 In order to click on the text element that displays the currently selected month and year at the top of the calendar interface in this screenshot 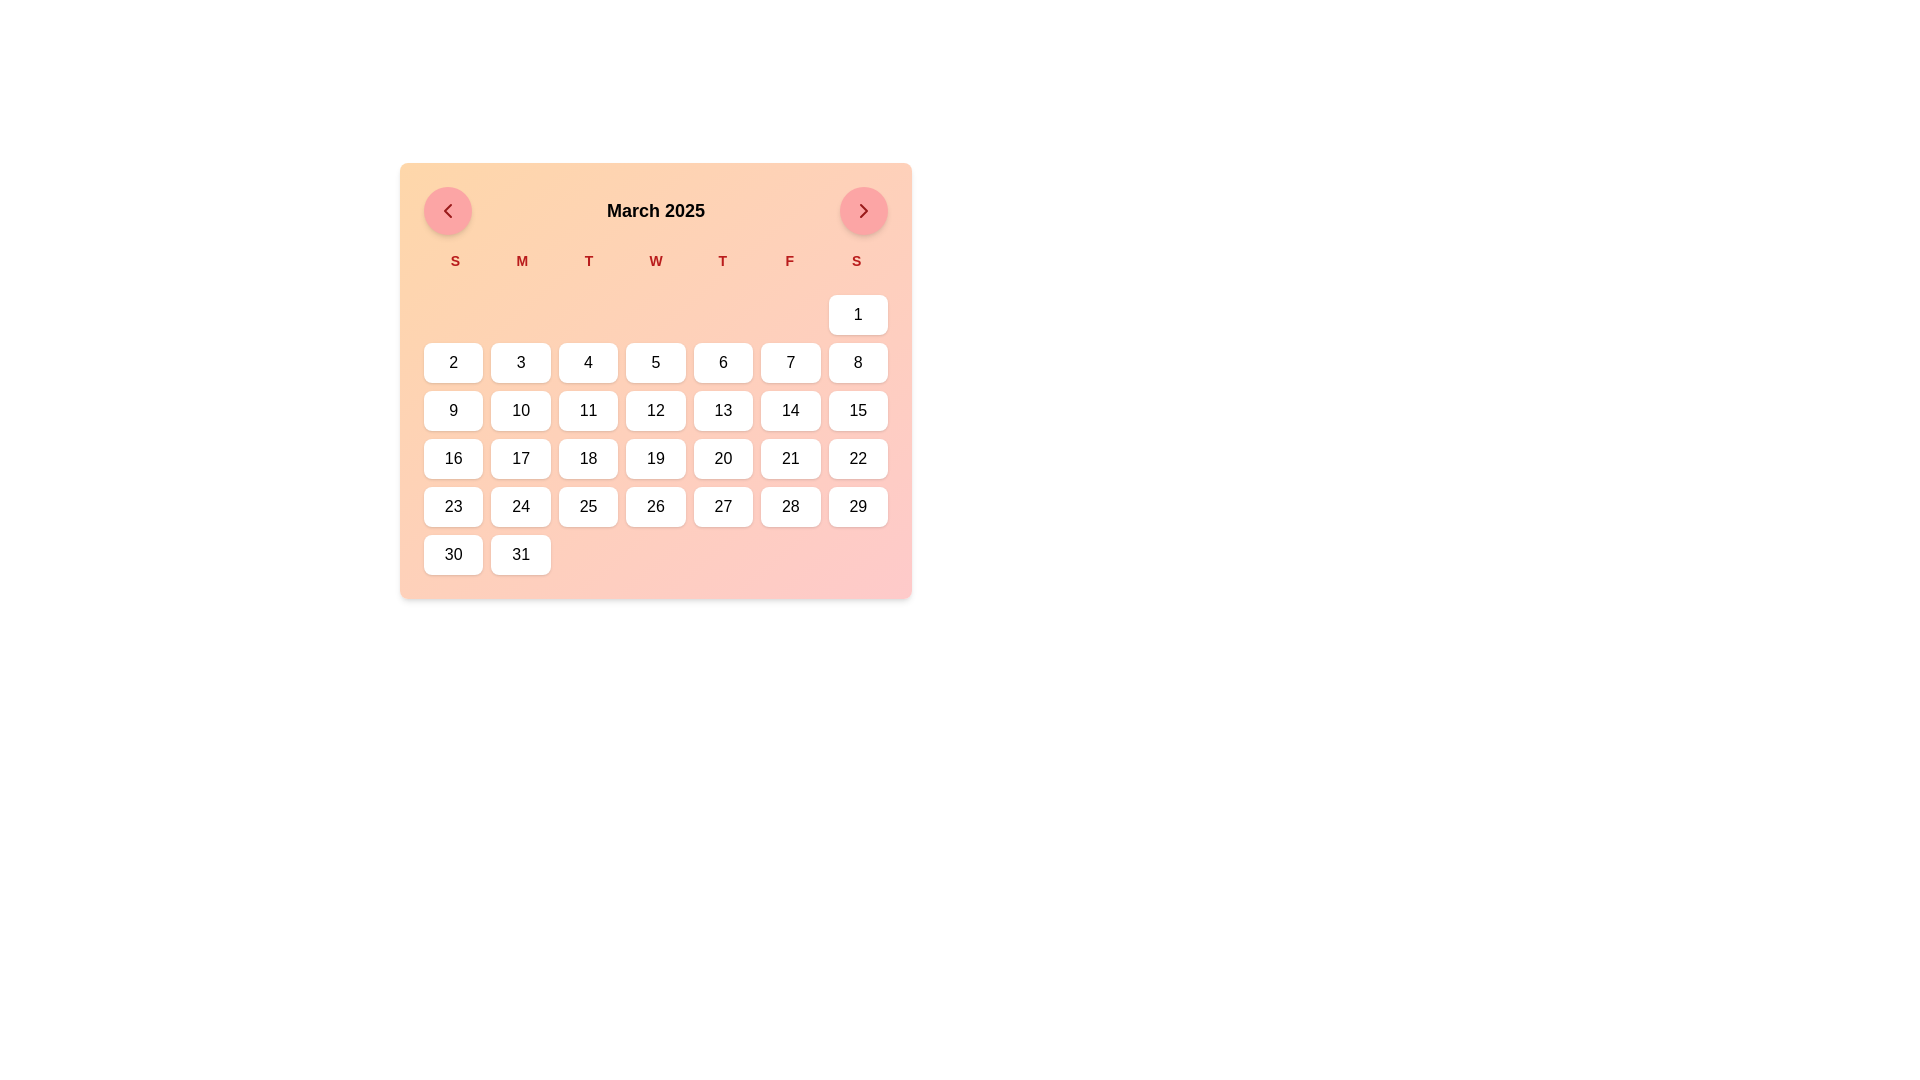, I will do `click(656, 211)`.